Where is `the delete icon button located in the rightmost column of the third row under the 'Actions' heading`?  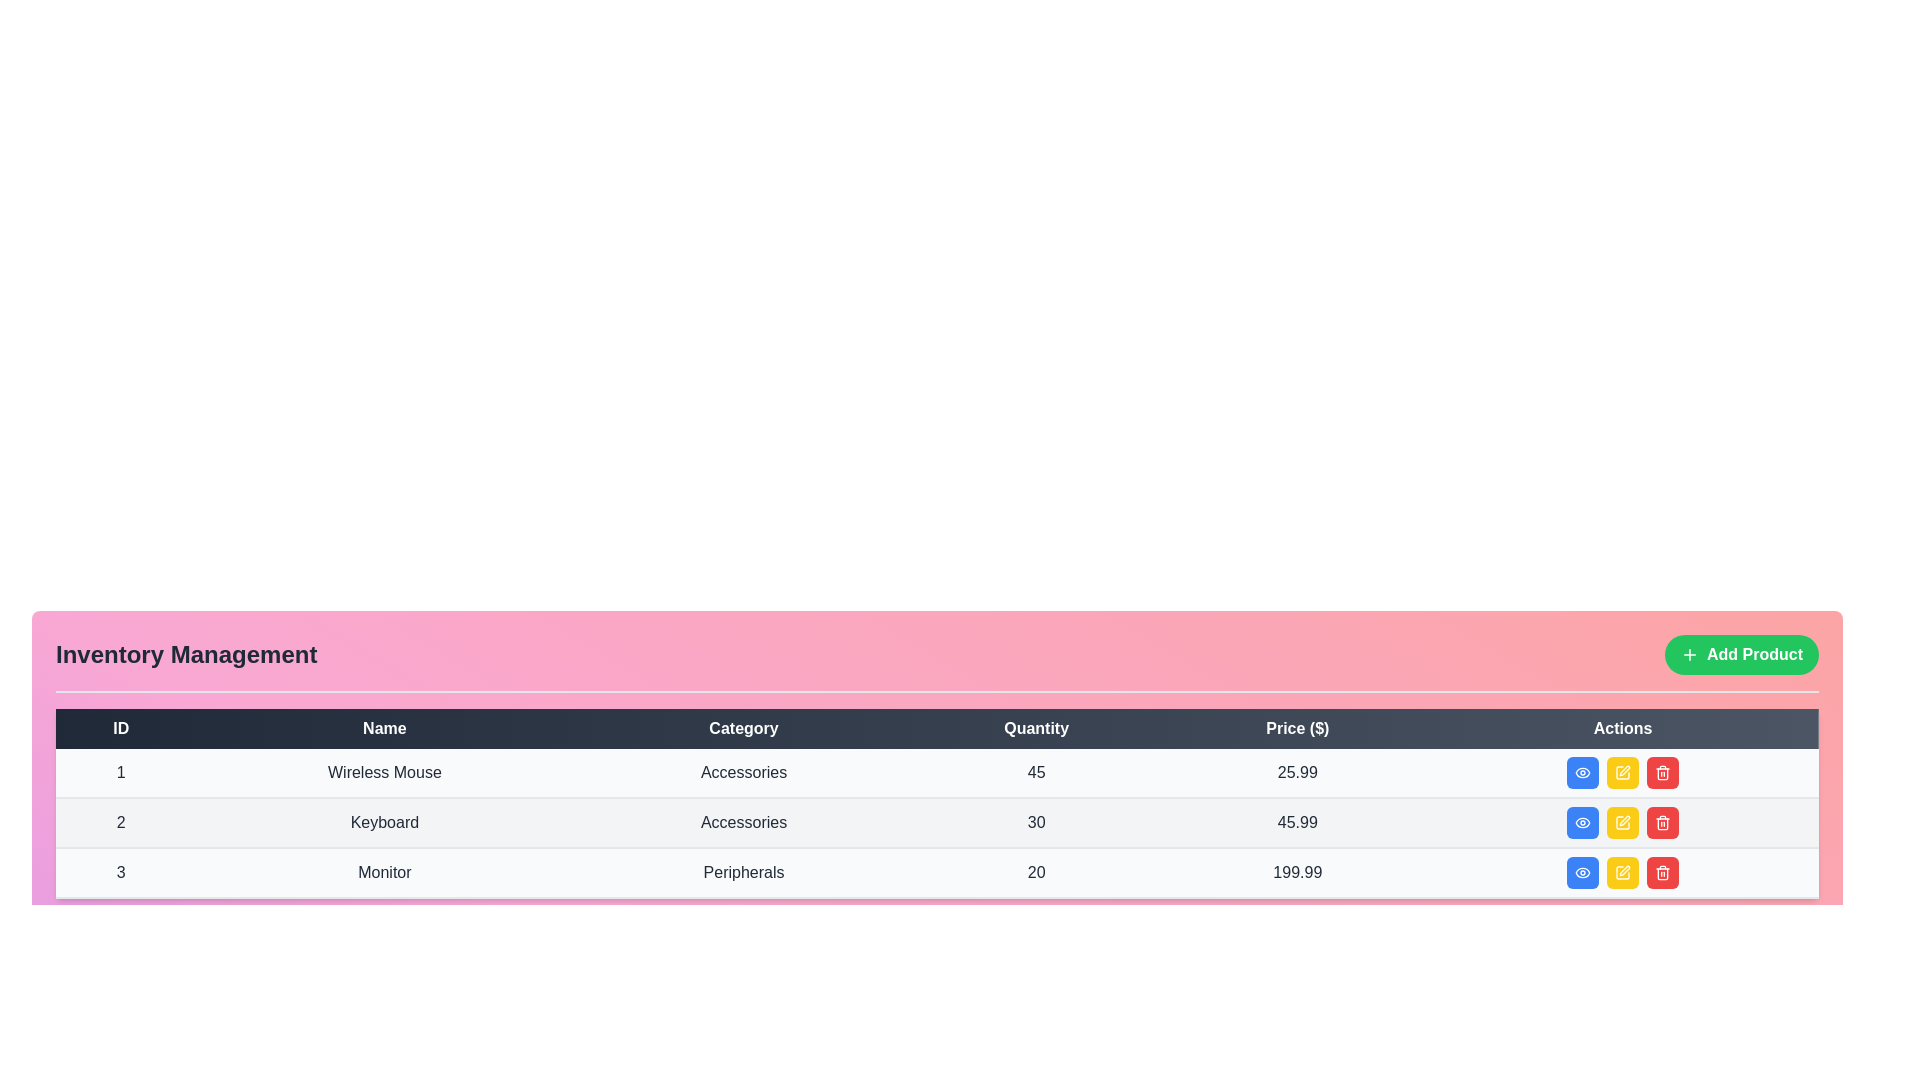
the delete icon button located in the rightmost column of the third row under the 'Actions' heading is located at coordinates (1663, 871).